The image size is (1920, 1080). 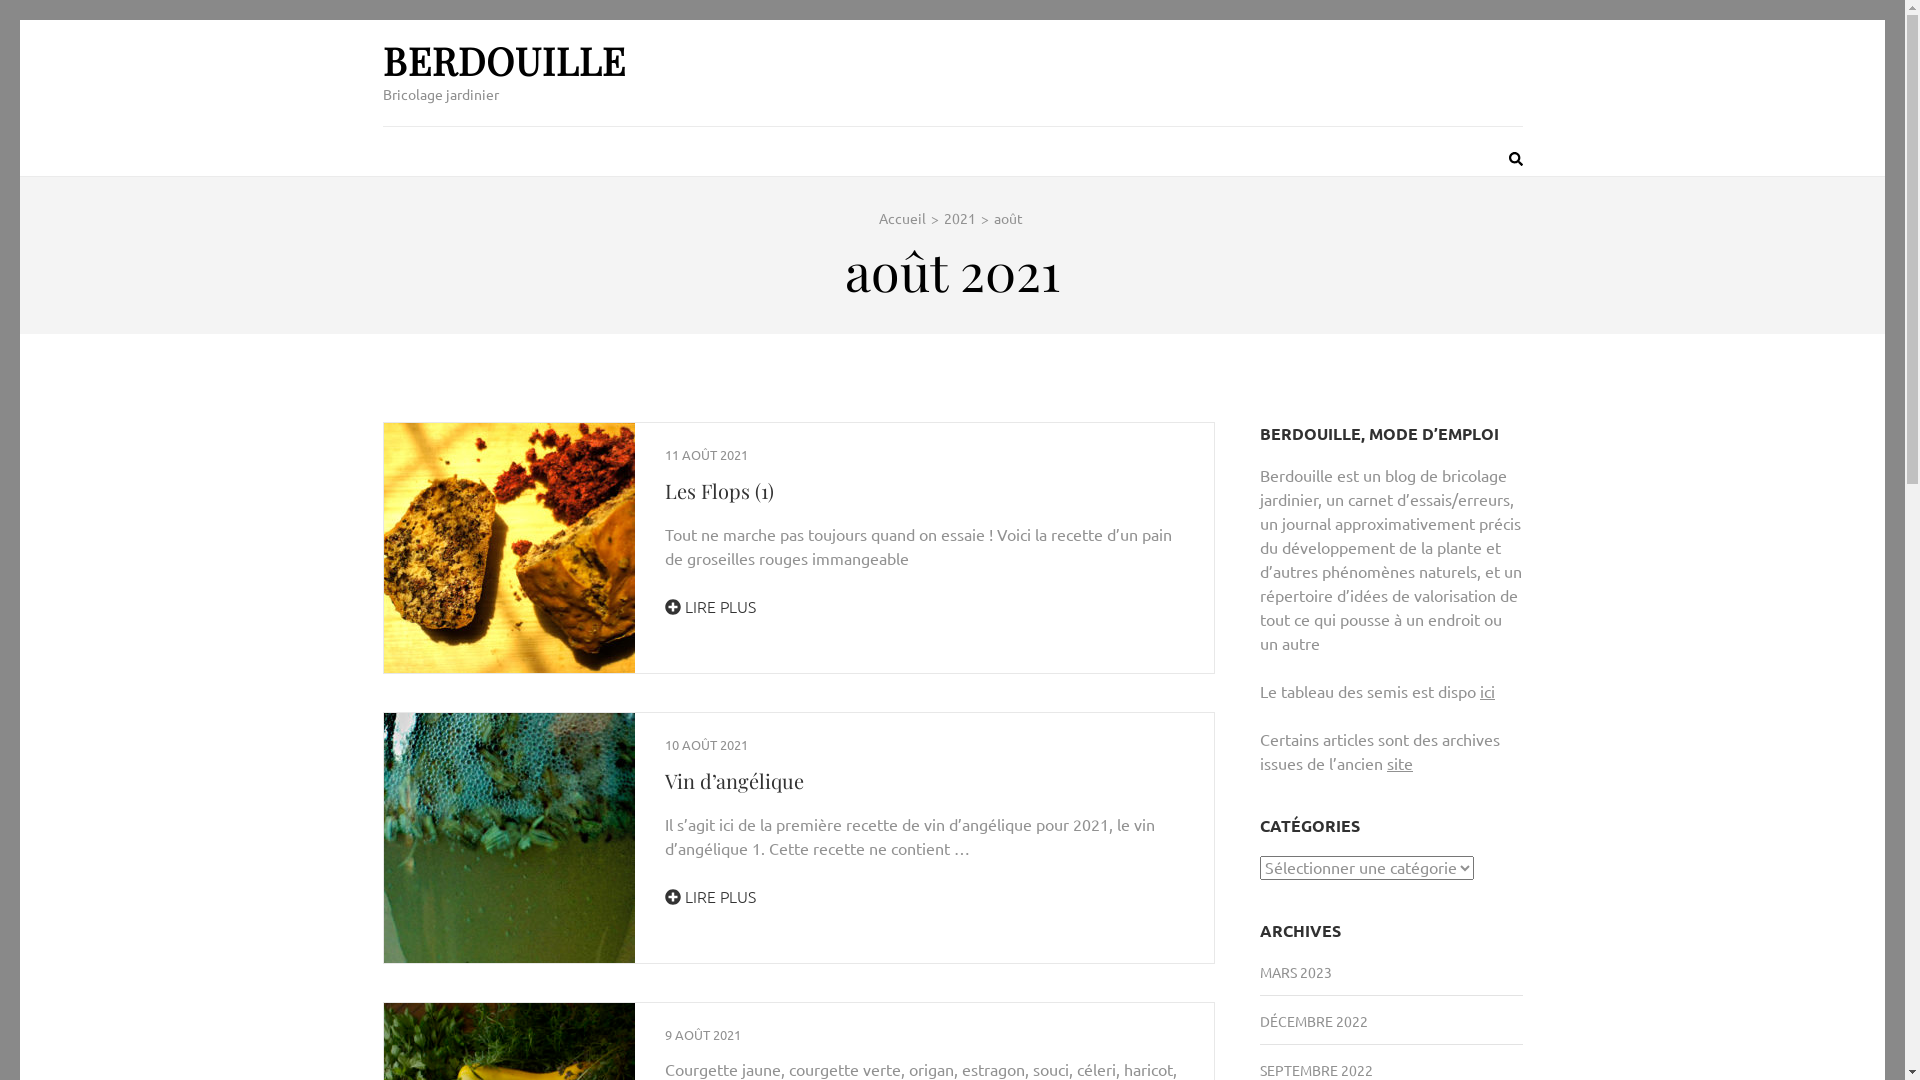 What do you see at coordinates (878, 218) in the screenshot?
I see `'Accueil'` at bounding box center [878, 218].